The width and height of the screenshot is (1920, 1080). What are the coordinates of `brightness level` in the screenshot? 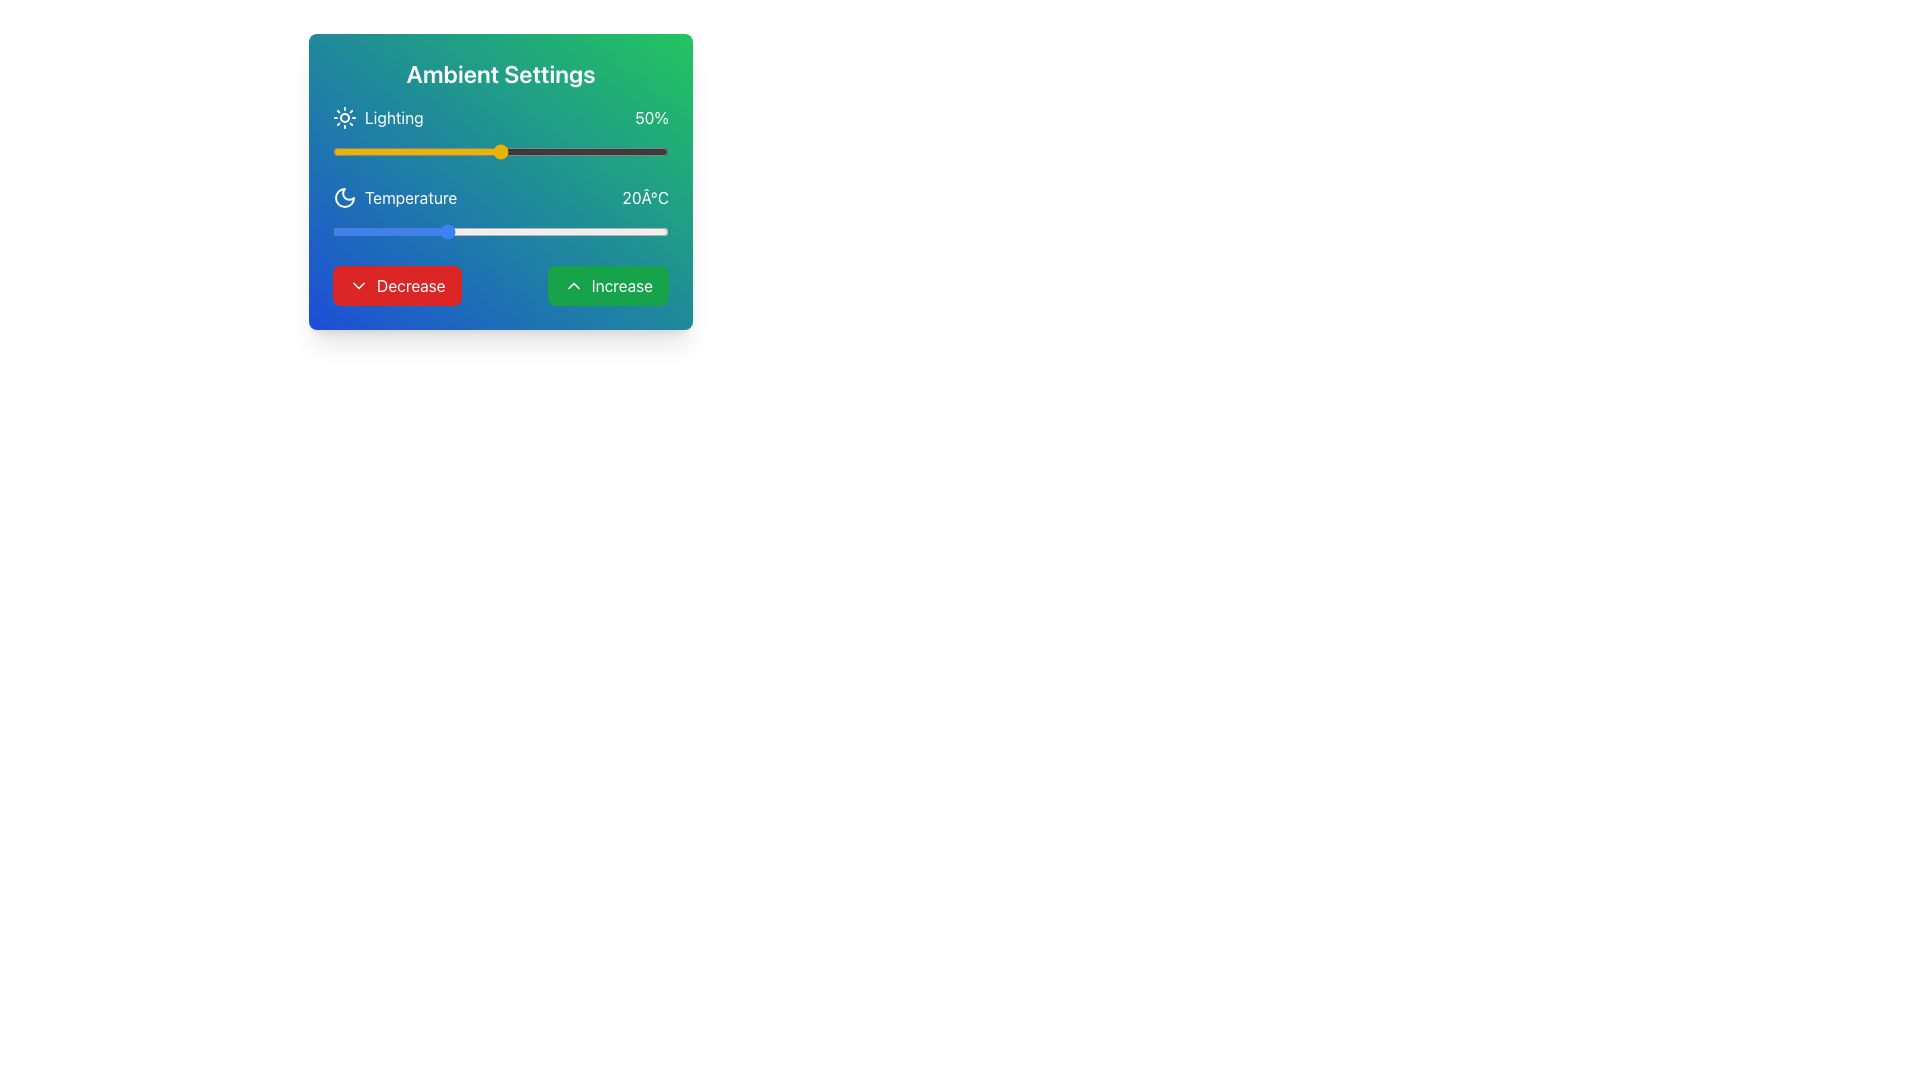 It's located at (339, 150).